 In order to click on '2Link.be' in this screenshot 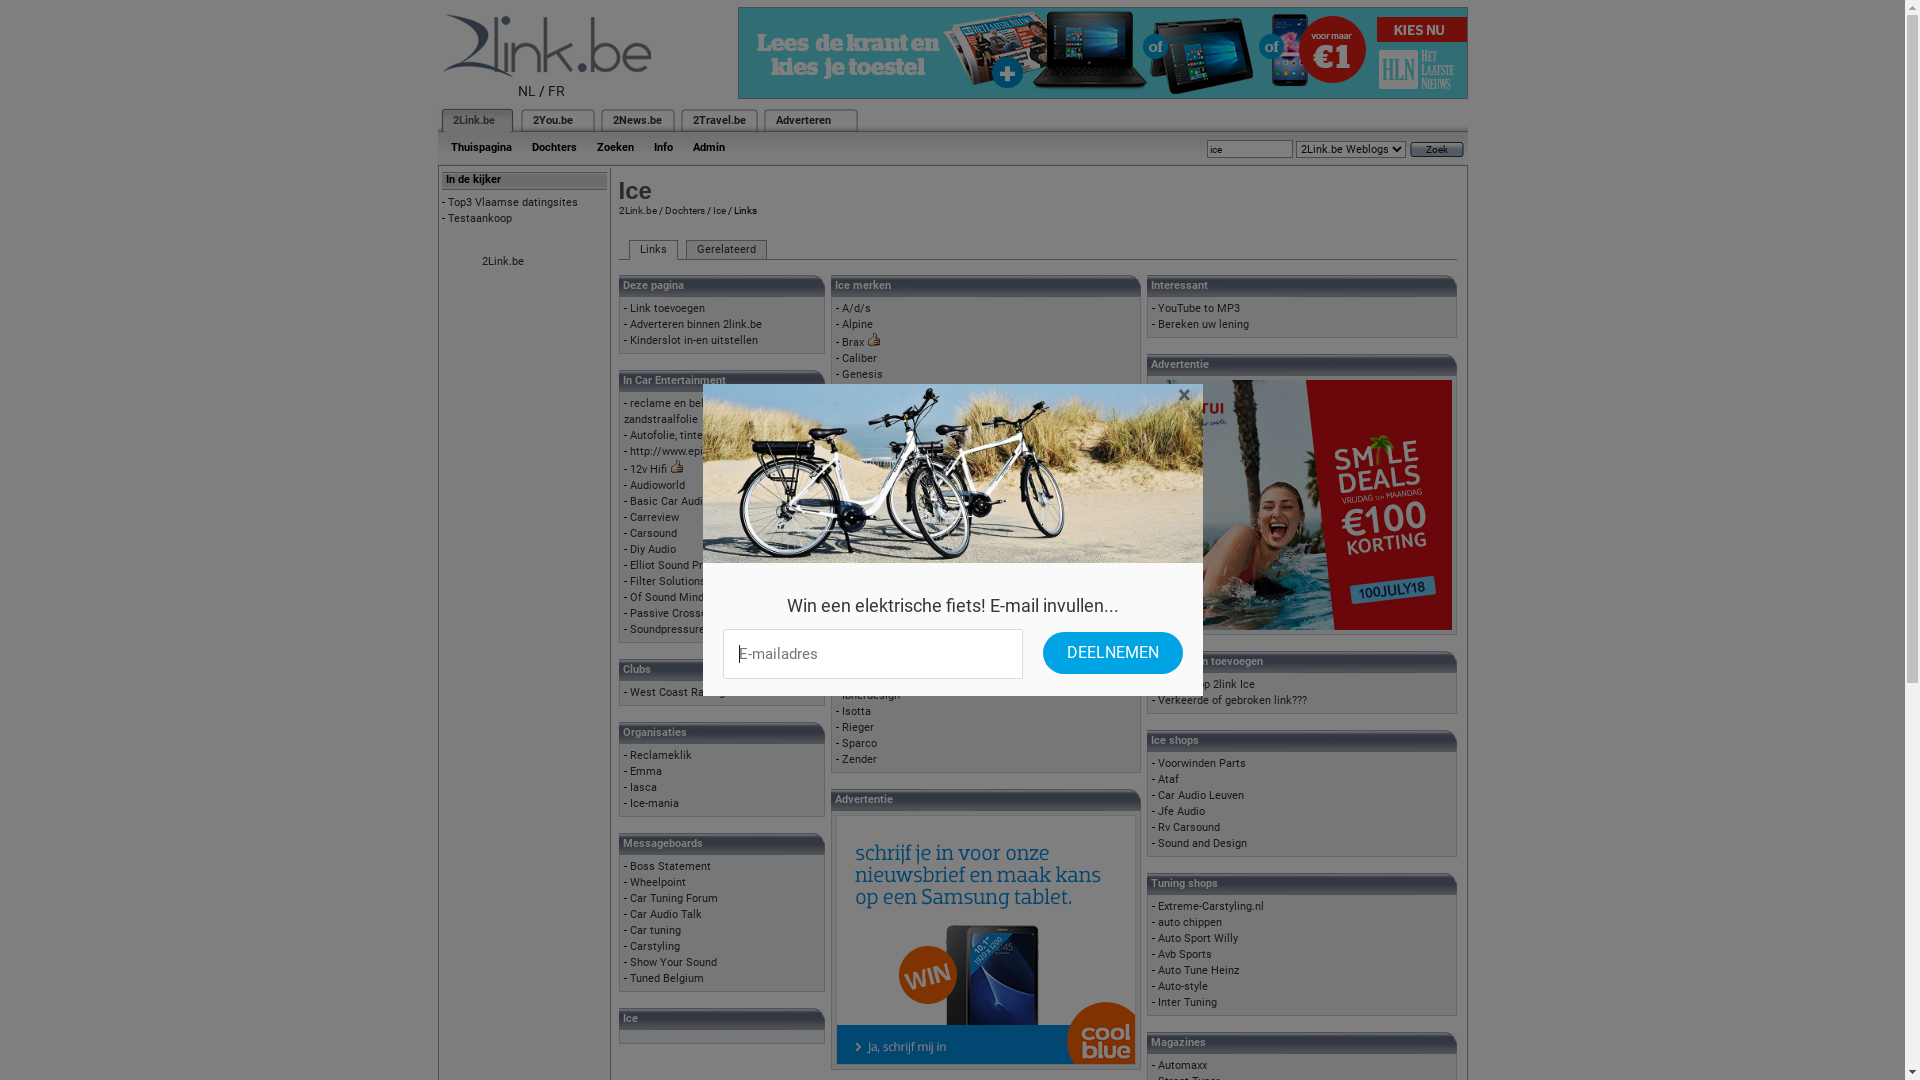, I will do `click(503, 260)`.